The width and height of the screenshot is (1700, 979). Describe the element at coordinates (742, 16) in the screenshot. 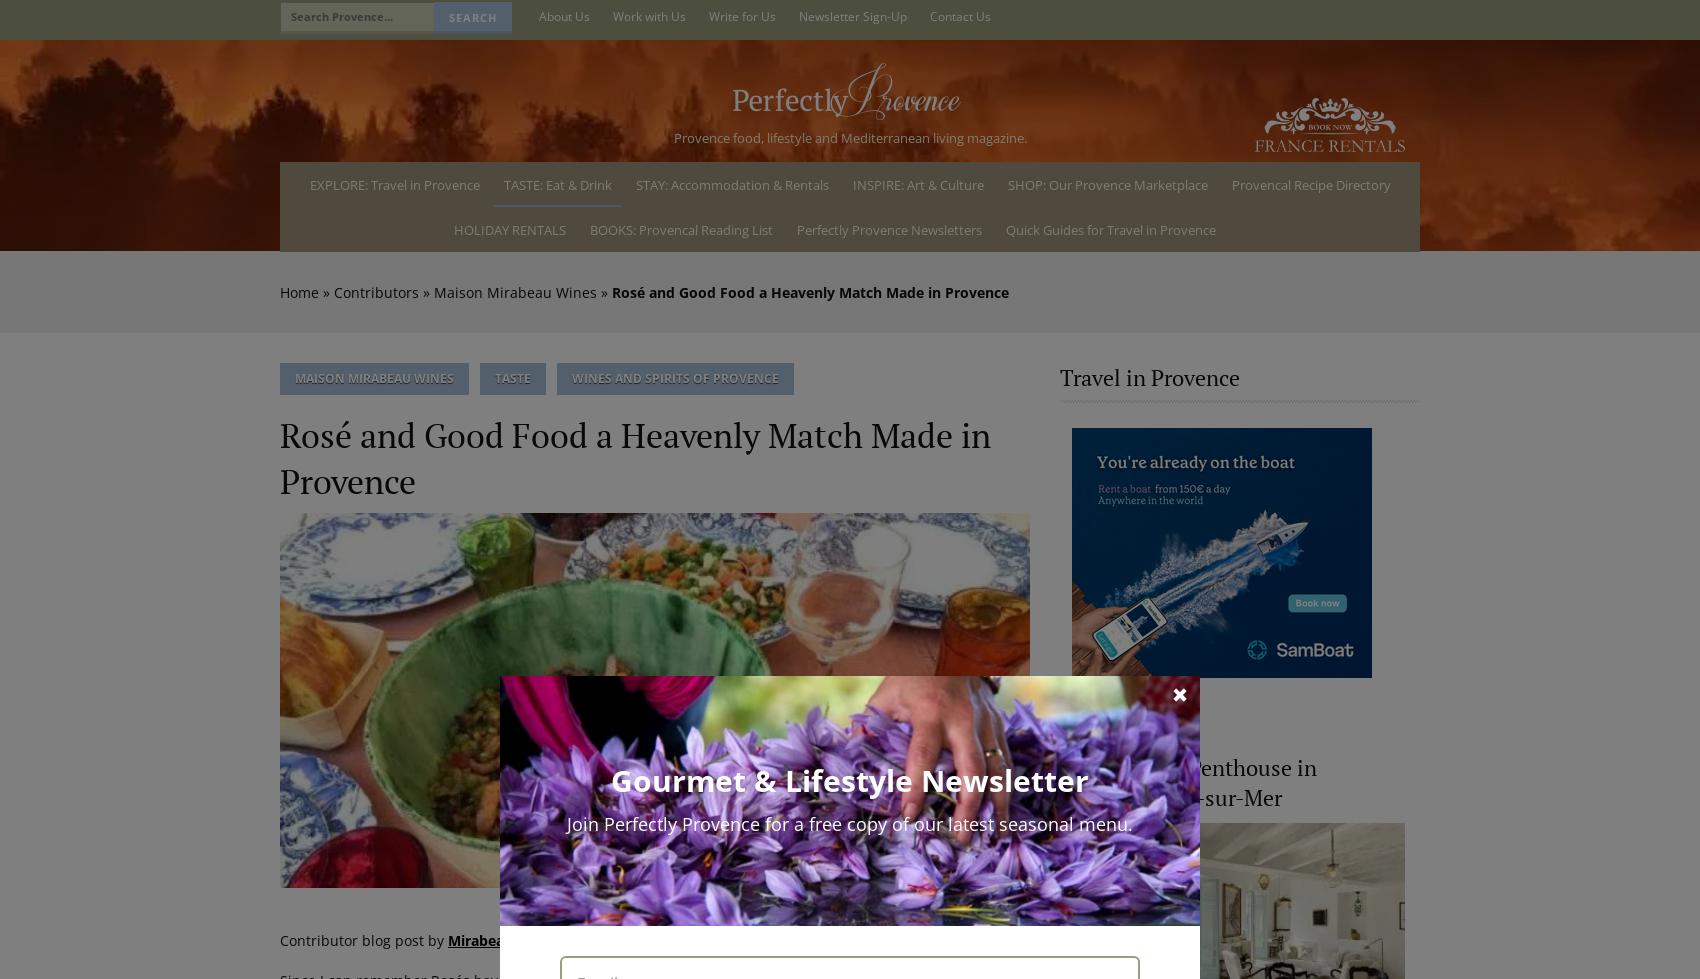

I see `'Write for Us'` at that location.